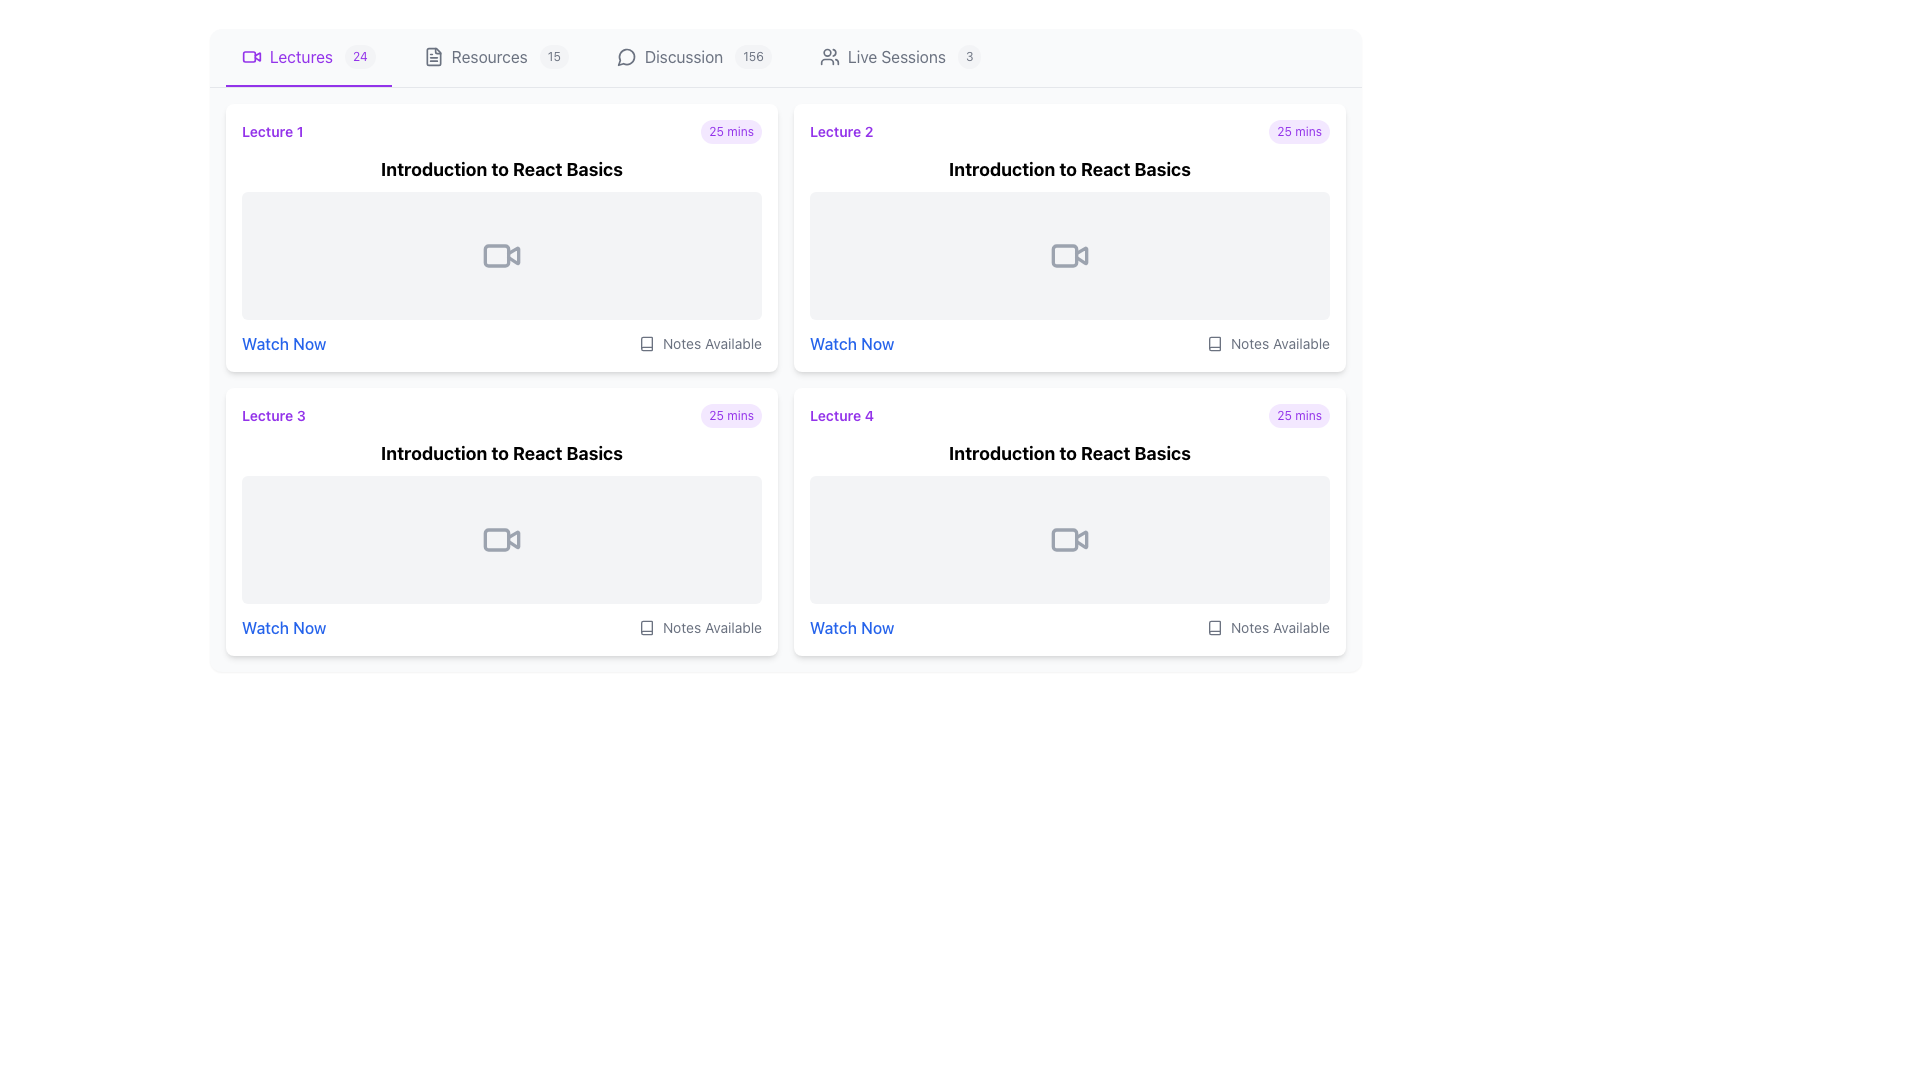  I want to click on the play button represented by a triangle pointing to the right, located in the bottom-left portion of the third lecture card labeled 'Lecture 3', so click(513, 540).